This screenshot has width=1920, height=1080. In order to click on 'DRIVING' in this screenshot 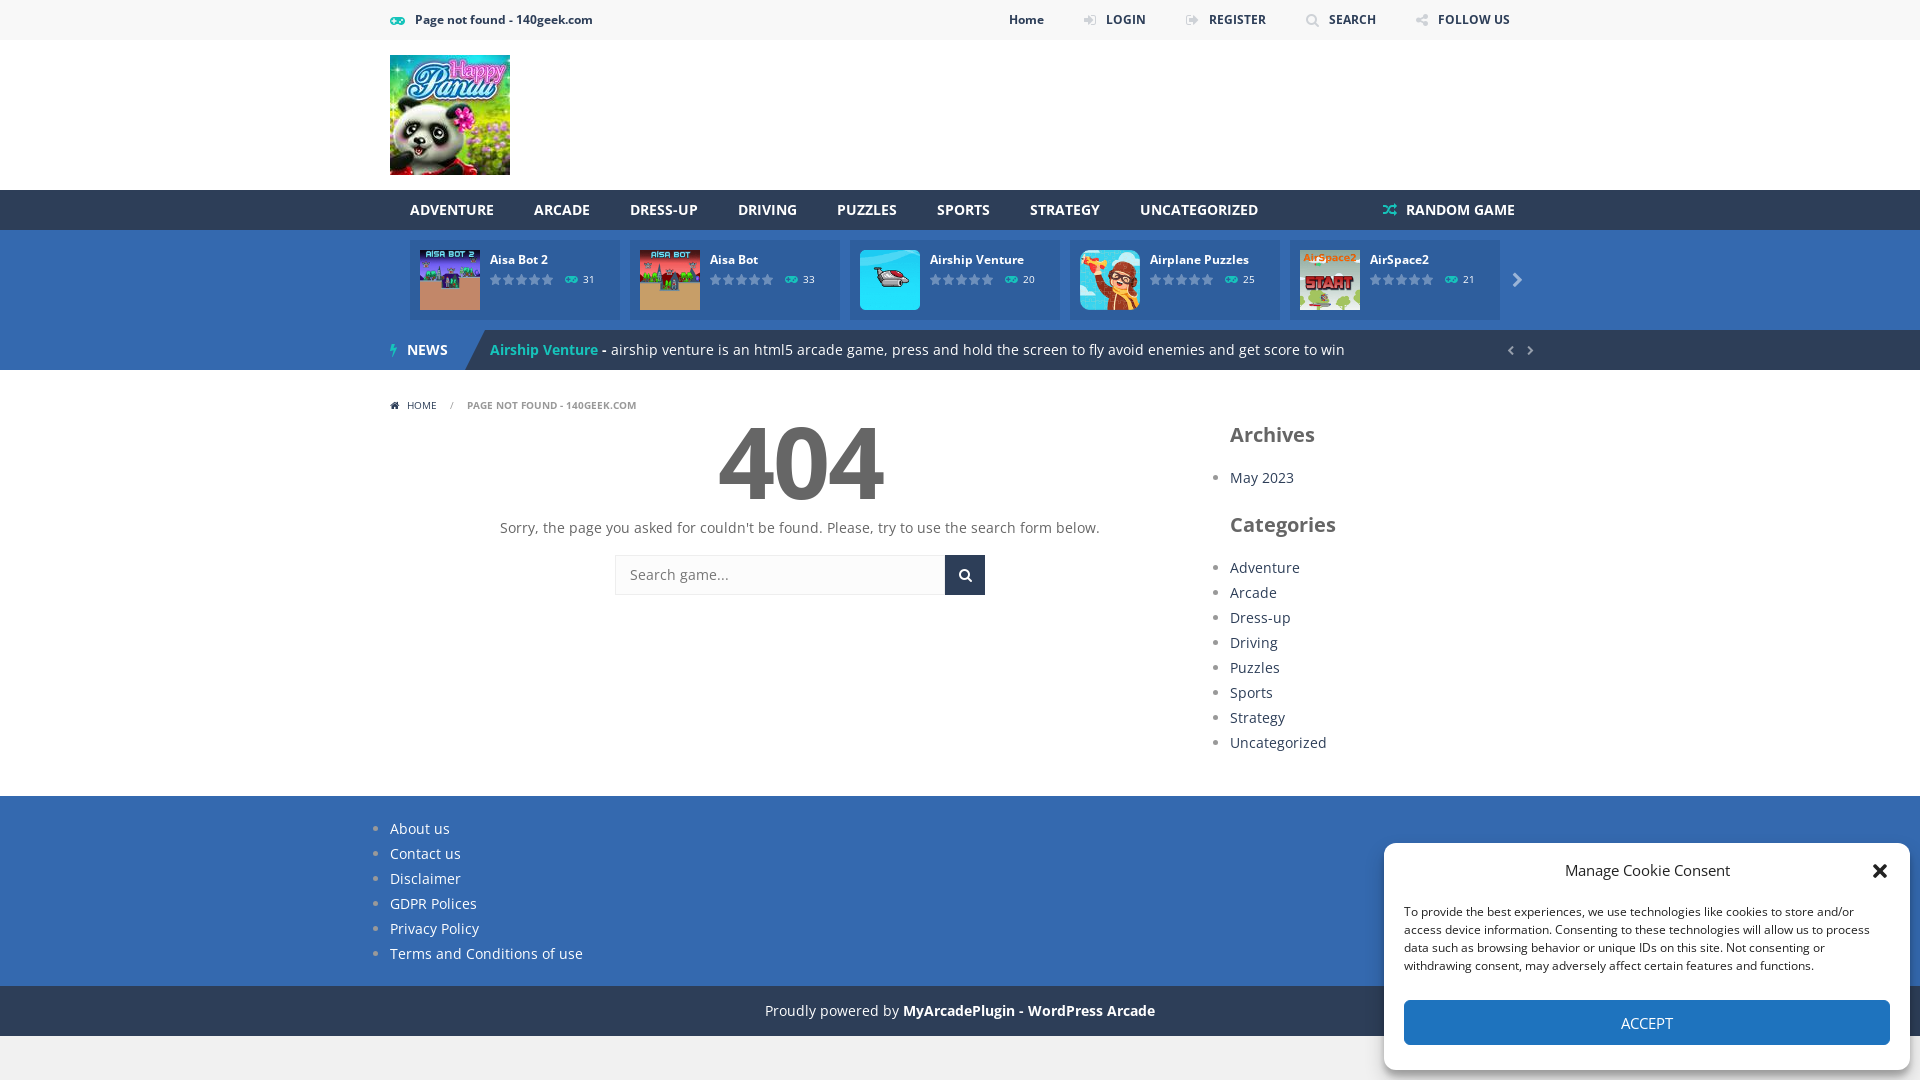, I will do `click(718, 209)`.